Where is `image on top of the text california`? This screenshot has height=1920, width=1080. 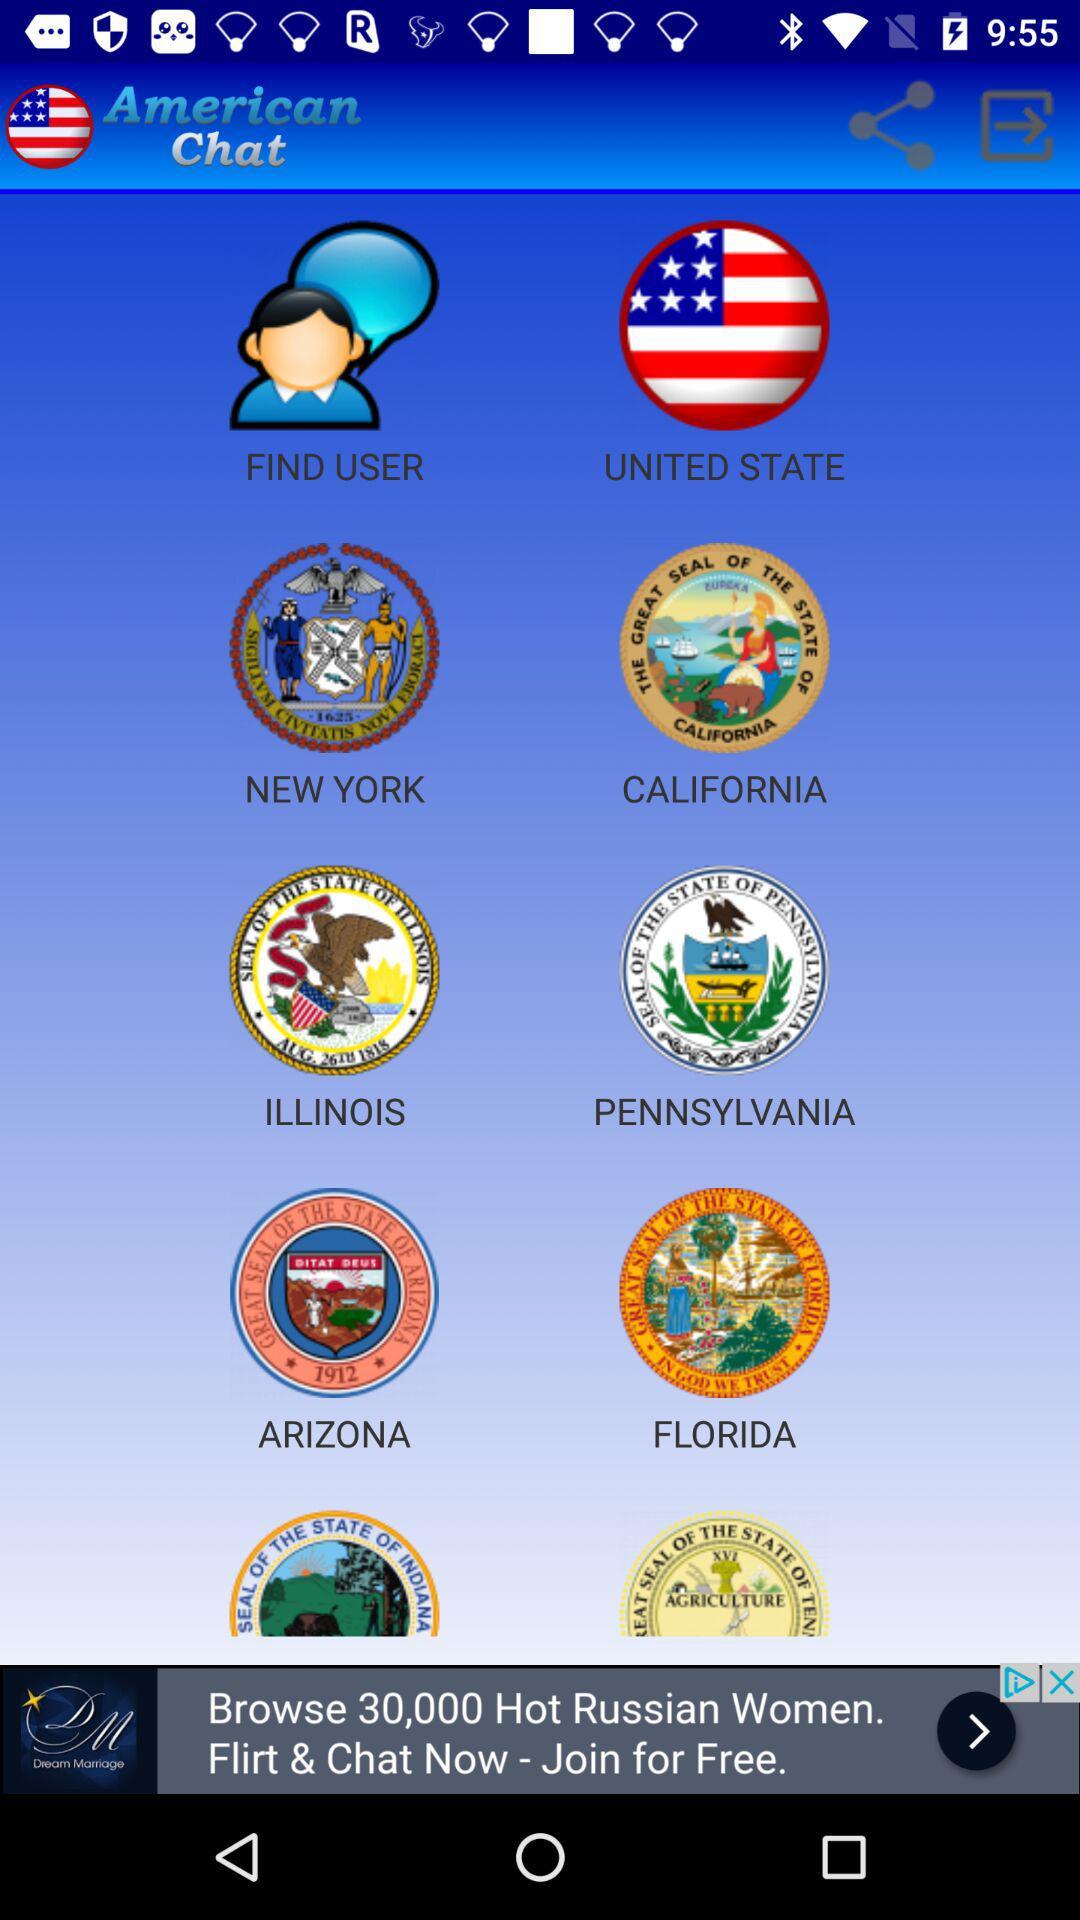
image on top of the text california is located at coordinates (724, 648).